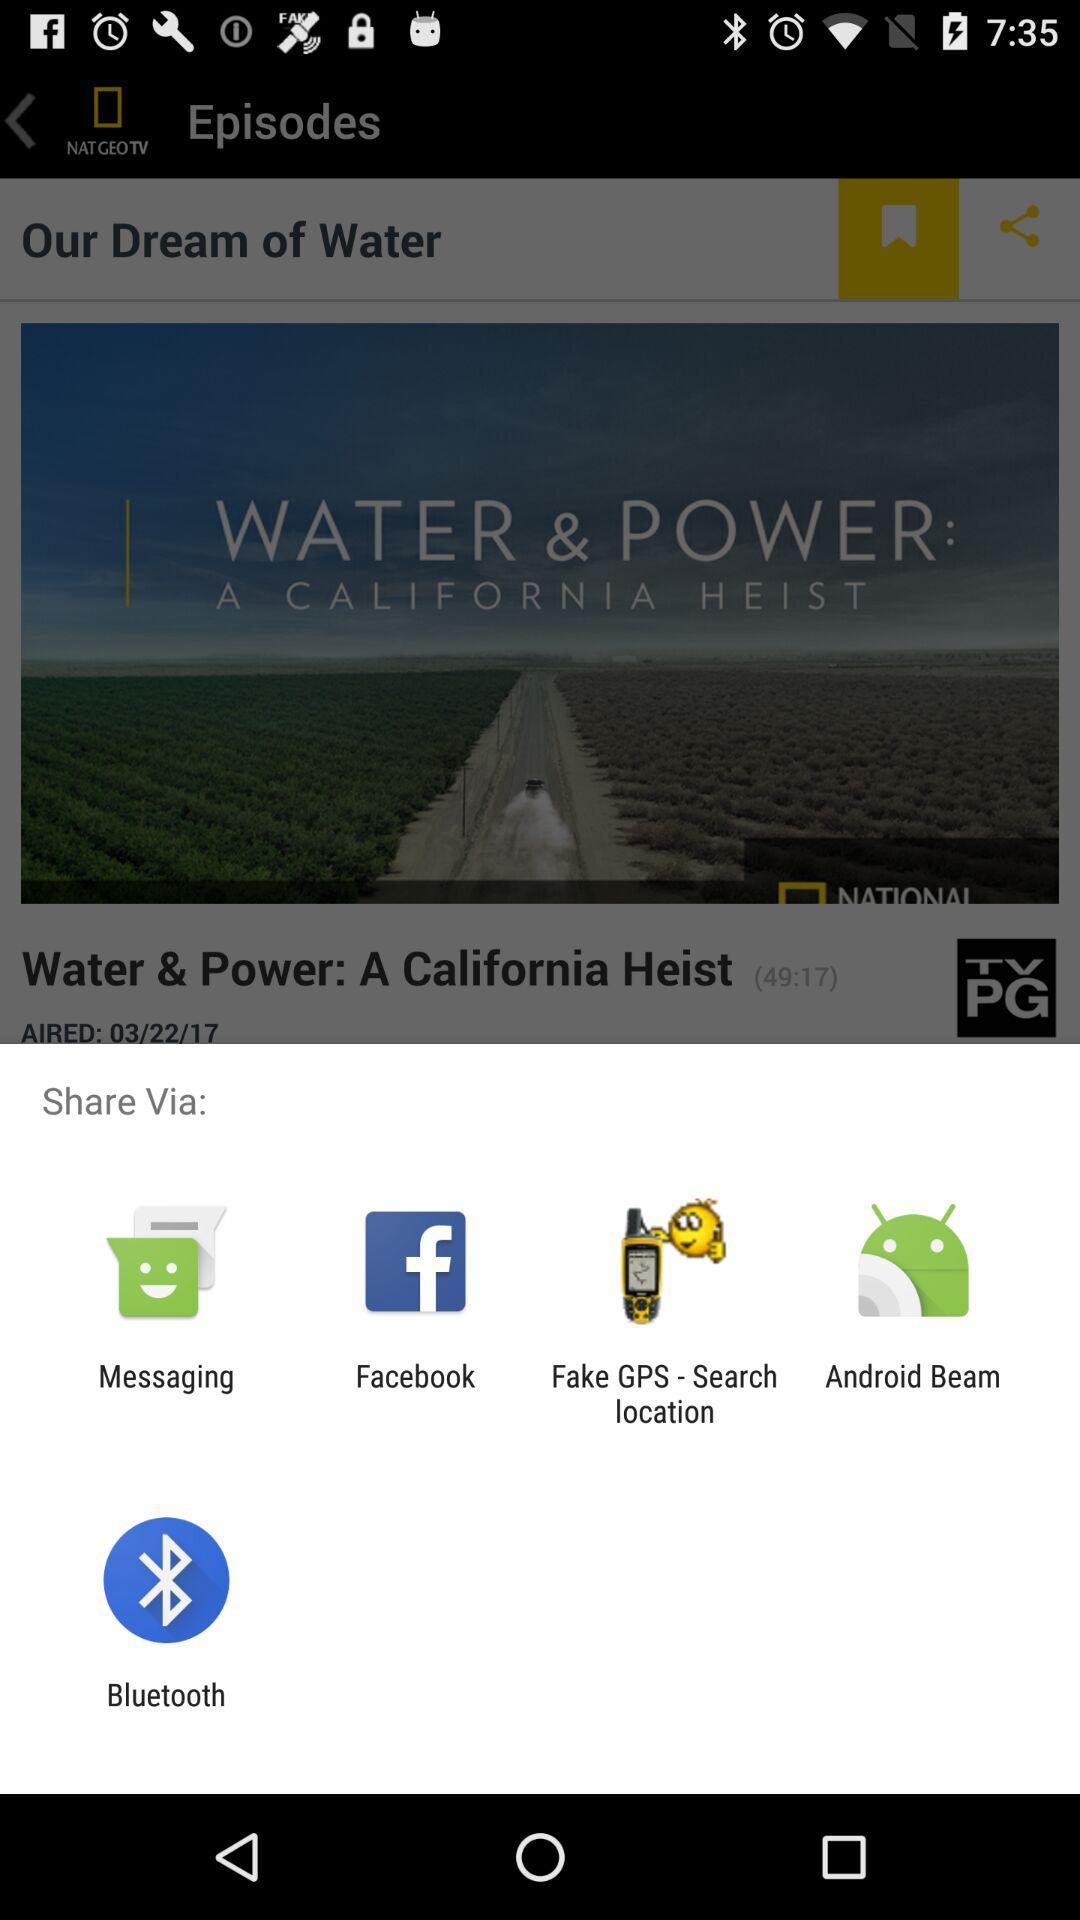 Image resolution: width=1080 pixels, height=1920 pixels. I want to click on item to the right of facebook item, so click(664, 1392).